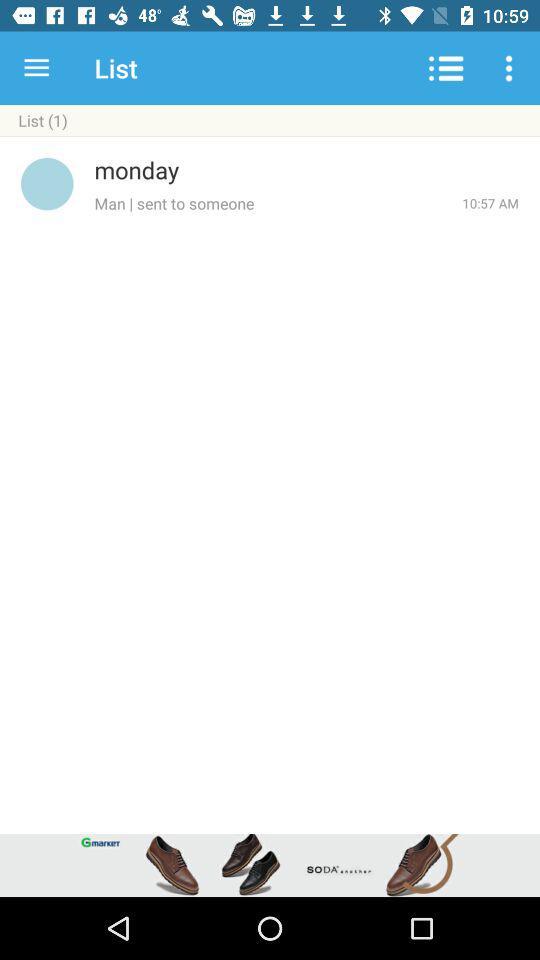 This screenshot has height=960, width=540. Describe the element at coordinates (47, 184) in the screenshot. I see `item to the left of monday icon` at that location.